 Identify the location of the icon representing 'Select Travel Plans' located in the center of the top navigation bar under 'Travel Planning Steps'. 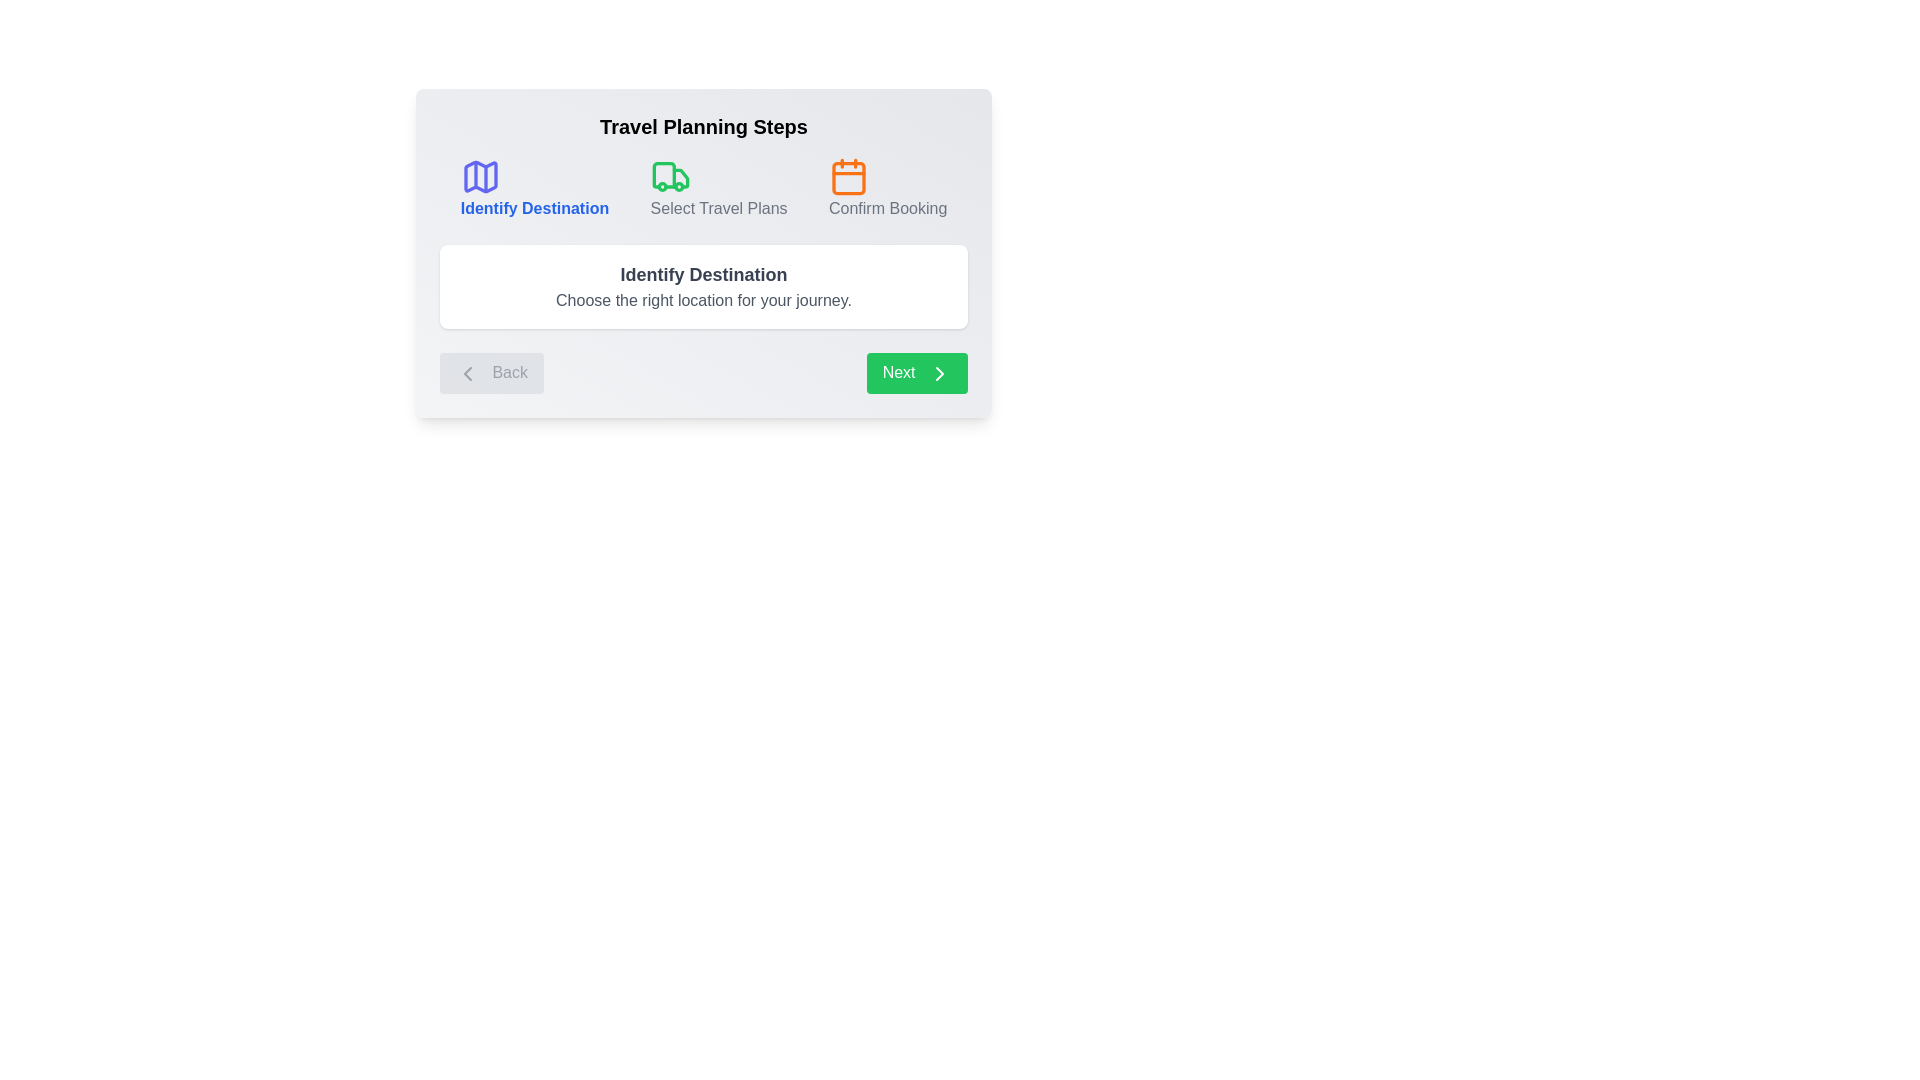
(670, 176).